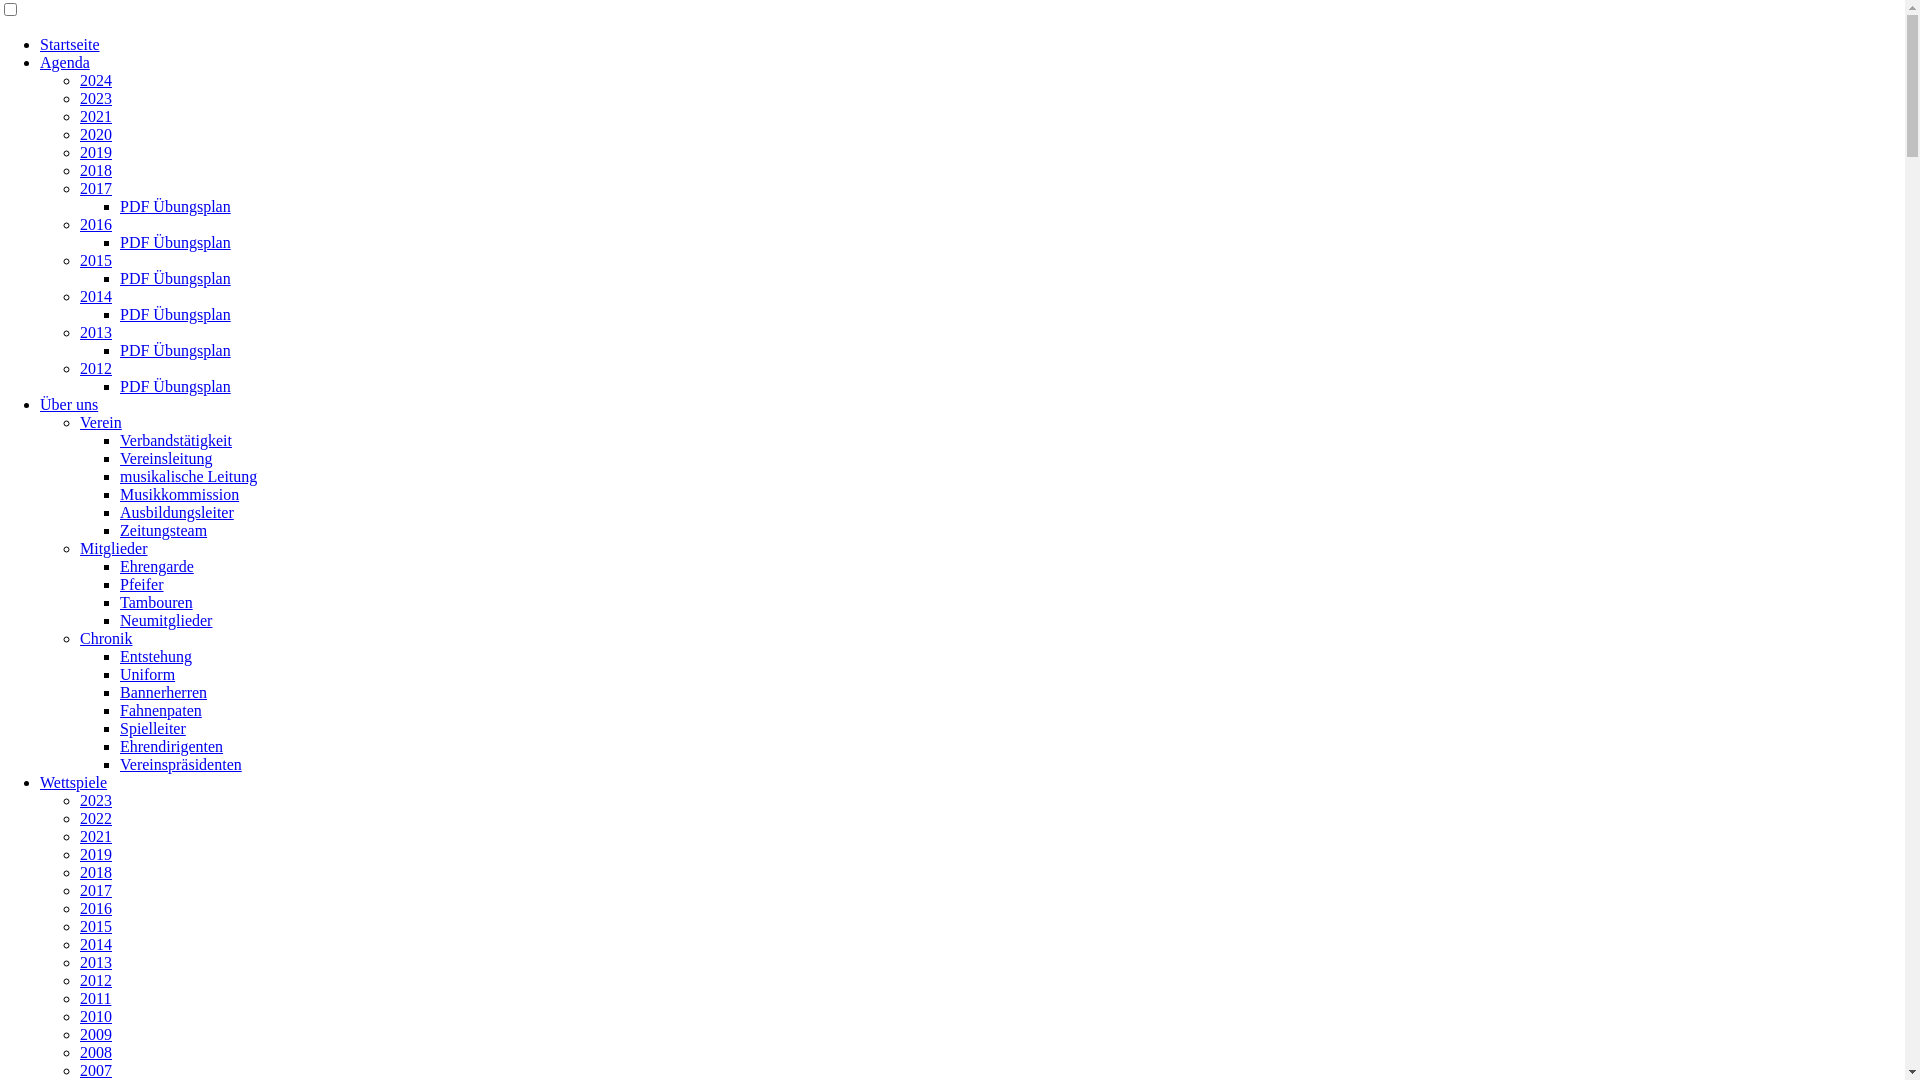  I want to click on '2007', so click(95, 1069).